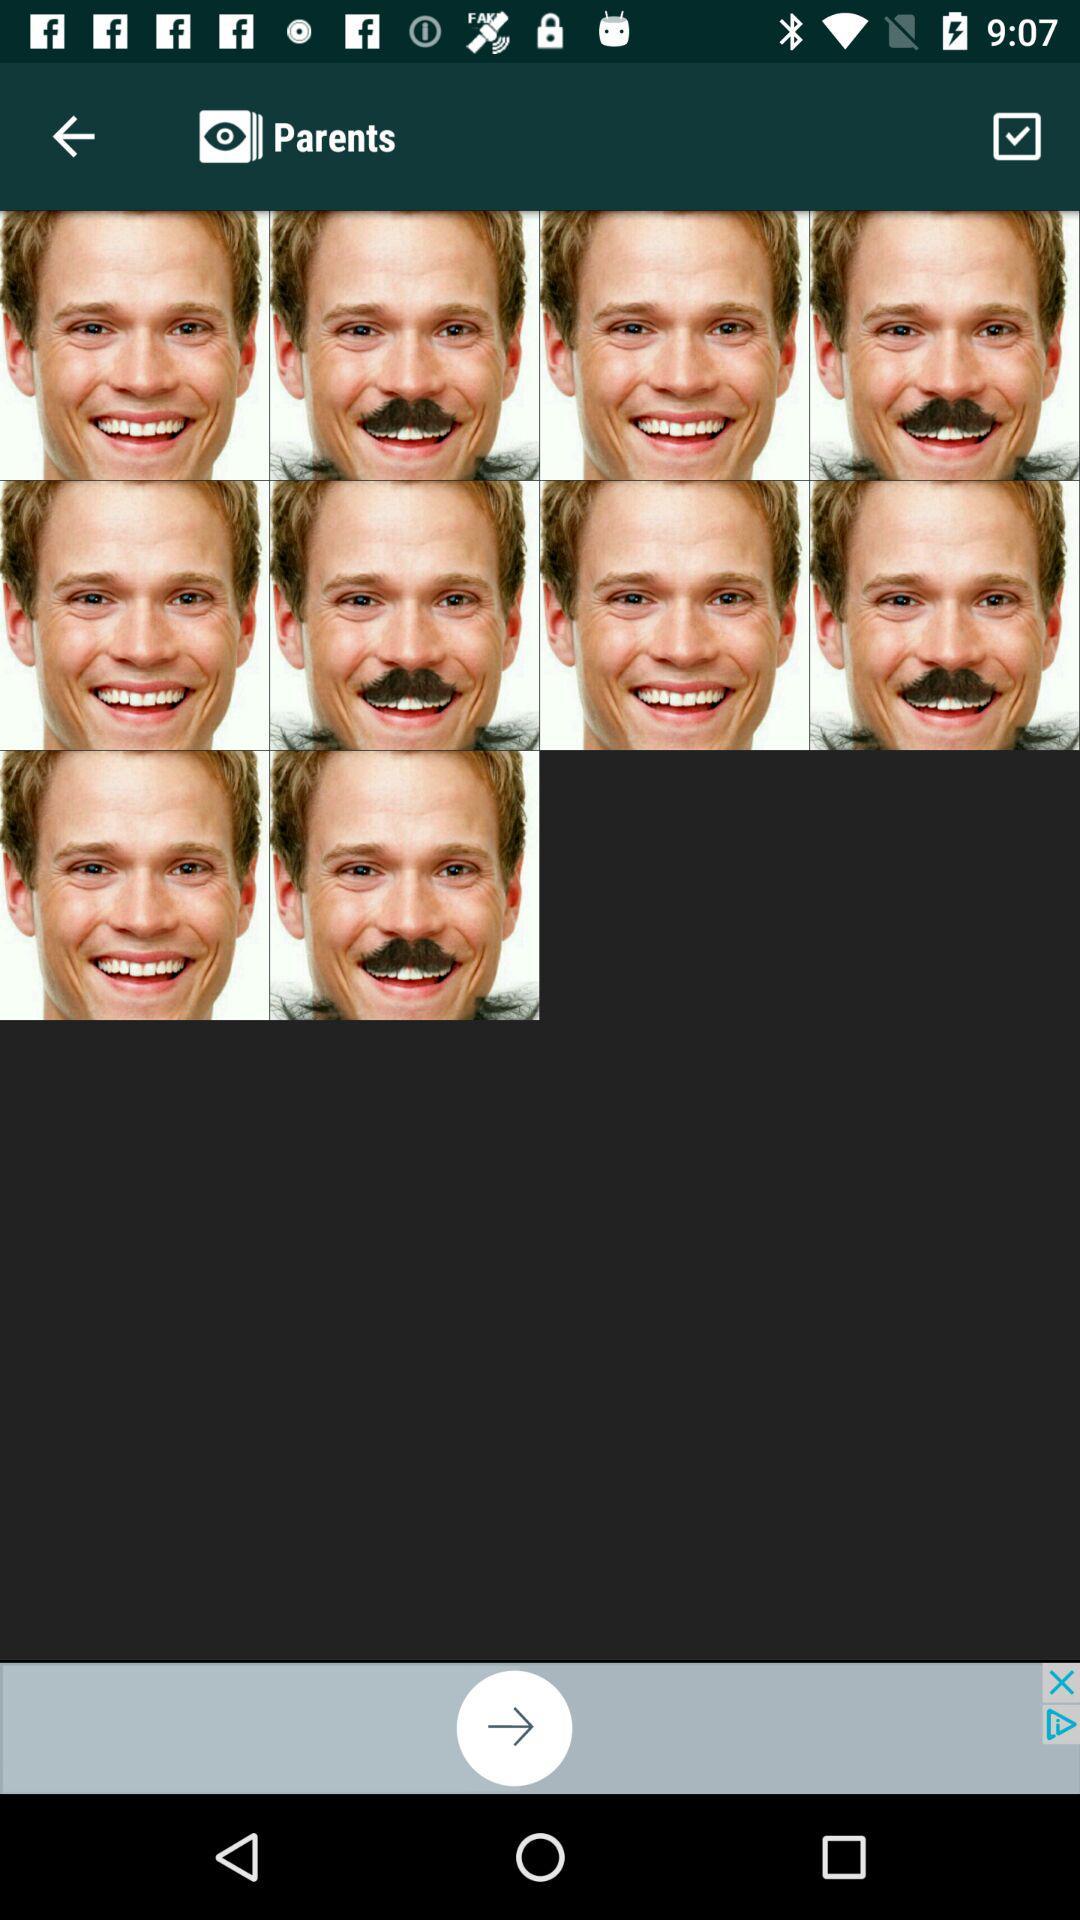  Describe the element at coordinates (674, 614) in the screenshot. I see `the image which is second row third image` at that location.